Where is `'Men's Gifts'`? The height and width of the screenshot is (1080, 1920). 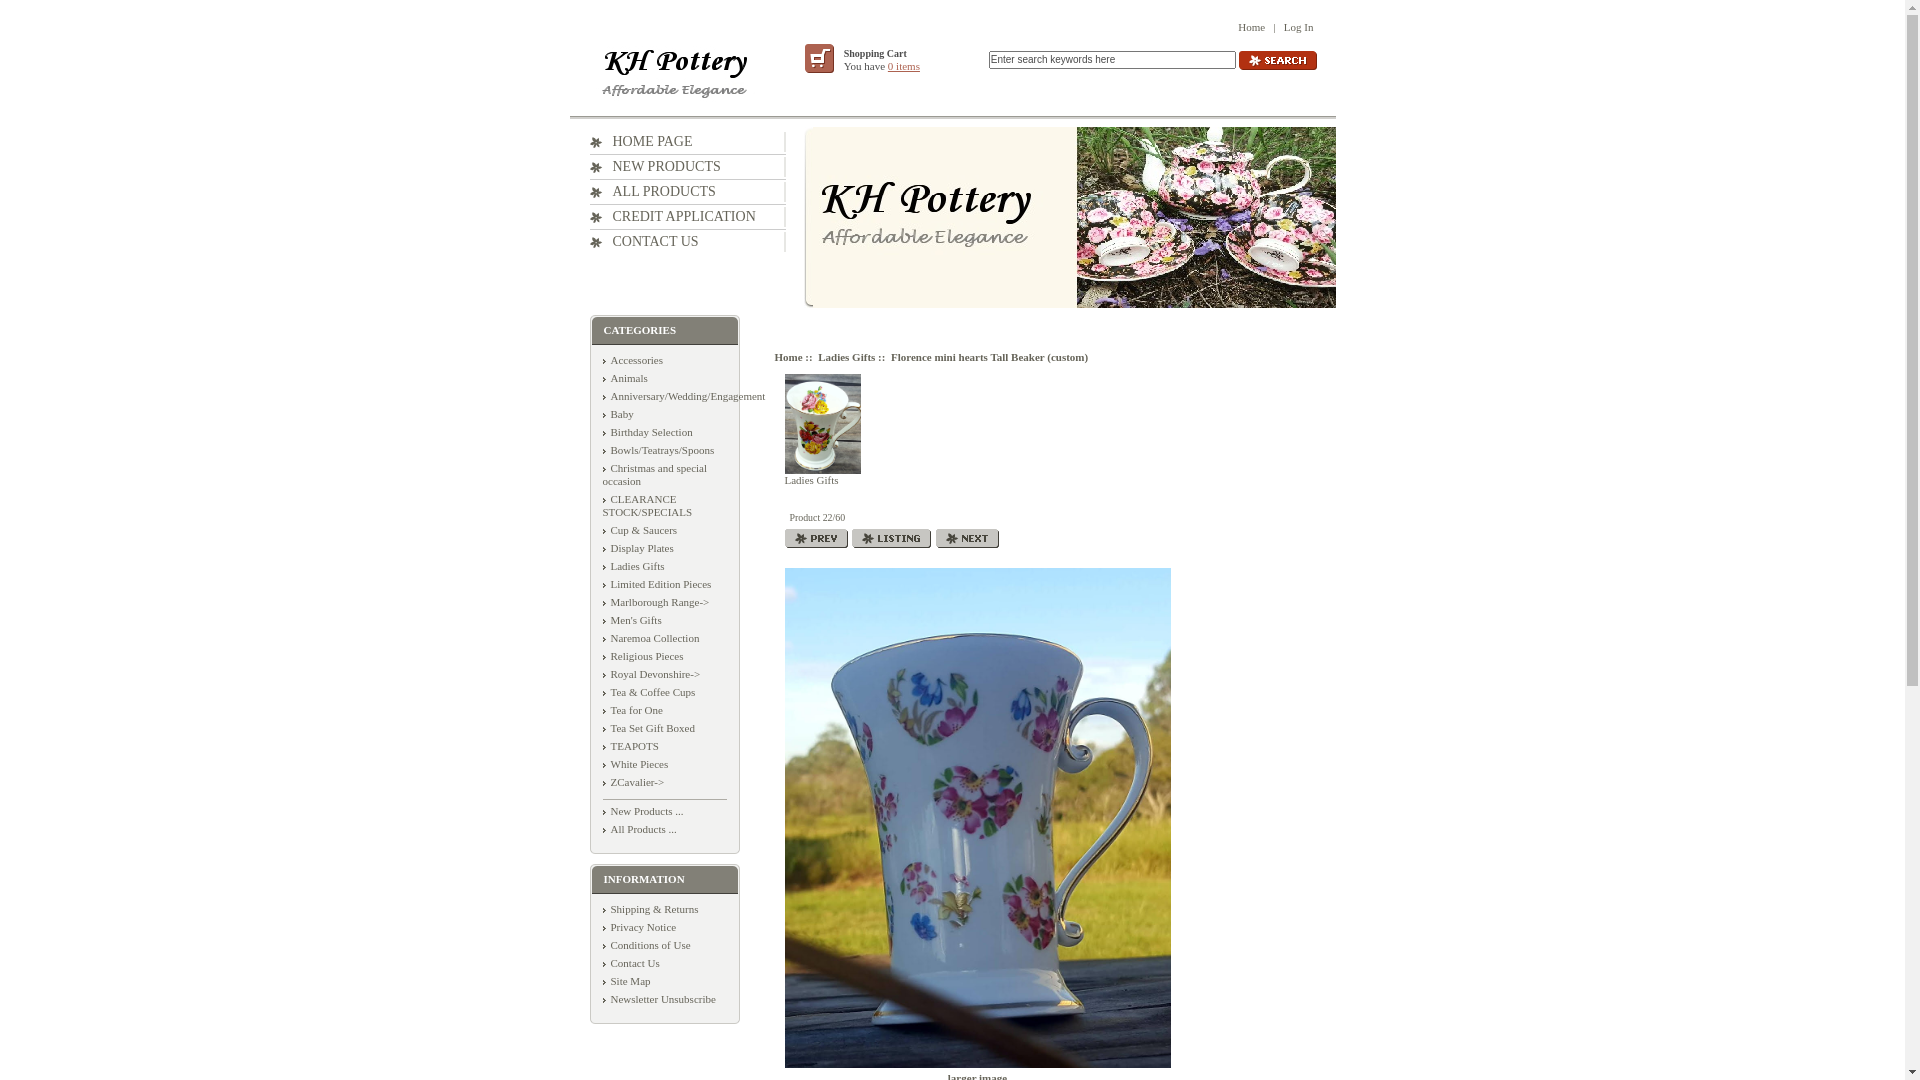 'Men's Gifts' is located at coordinates (630, 619).